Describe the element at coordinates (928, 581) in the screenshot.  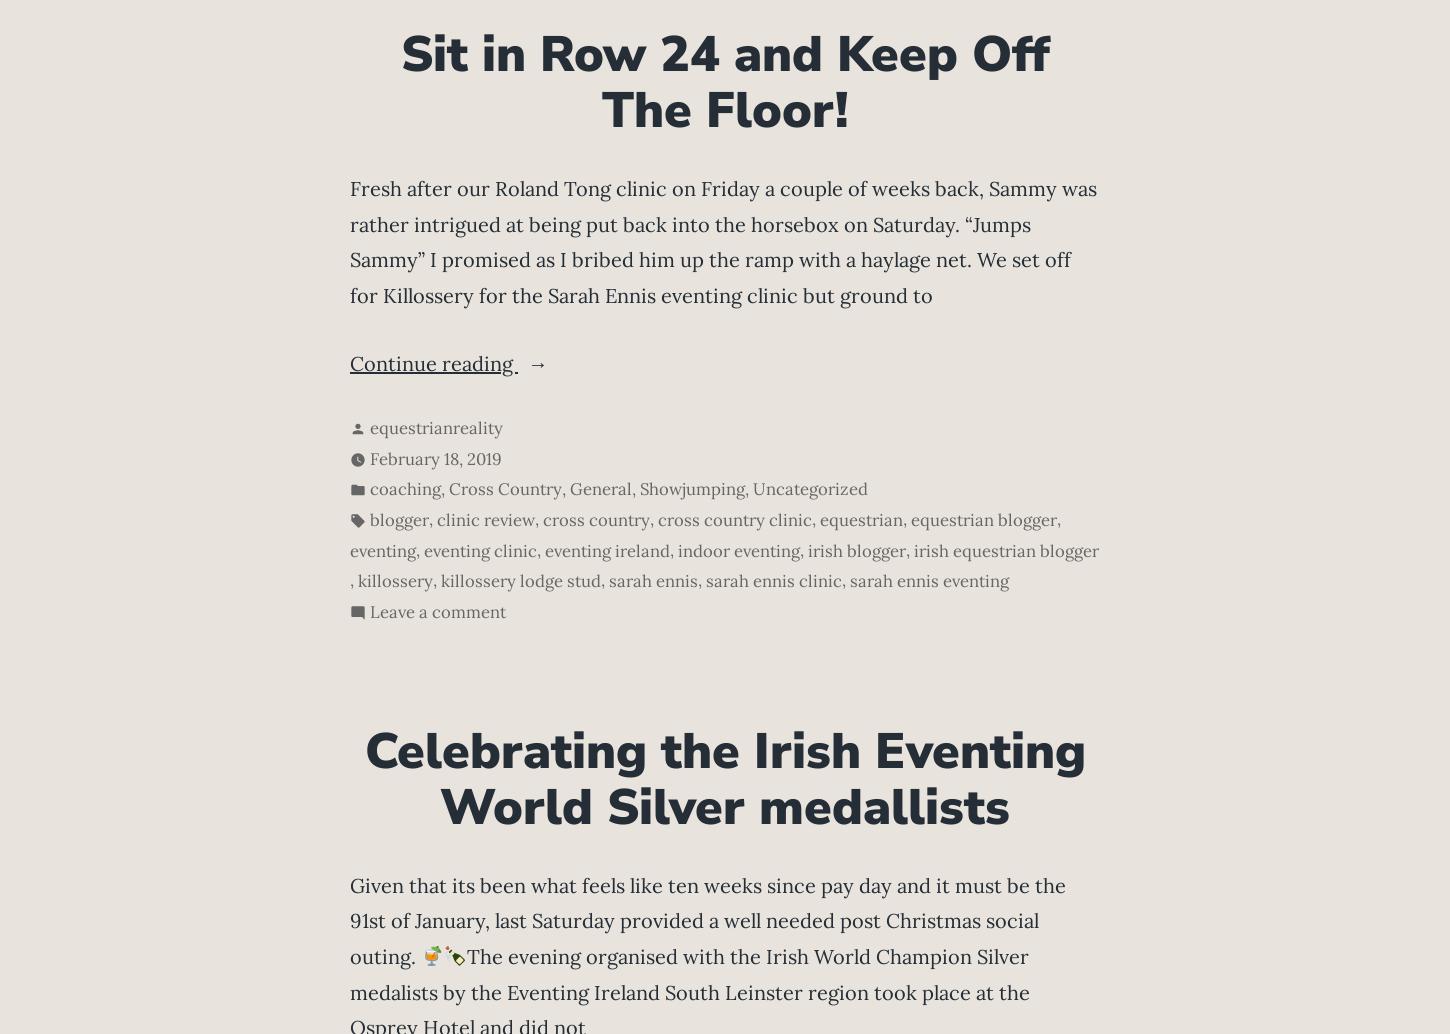
I see `'sarah ennis eventing'` at that location.